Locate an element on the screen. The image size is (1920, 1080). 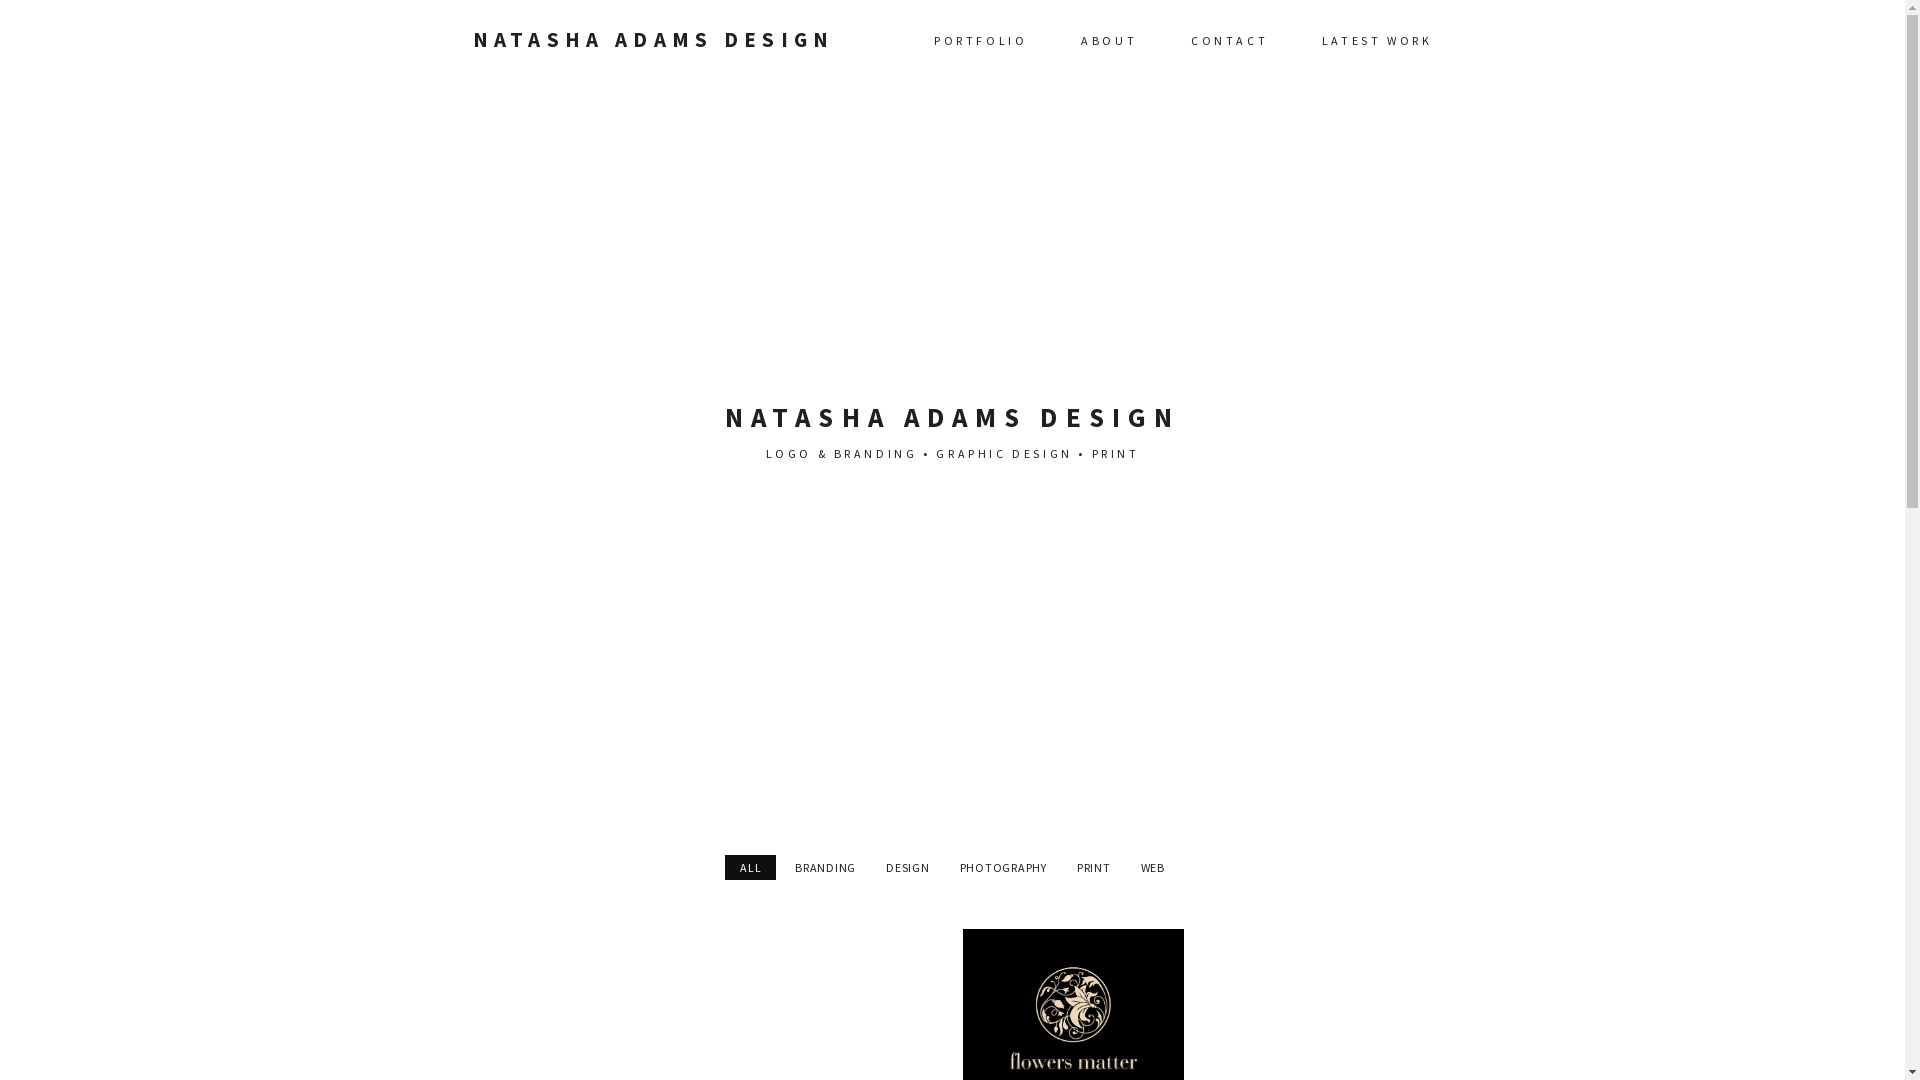
'CONTACT' is located at coordinates (1228, 39).